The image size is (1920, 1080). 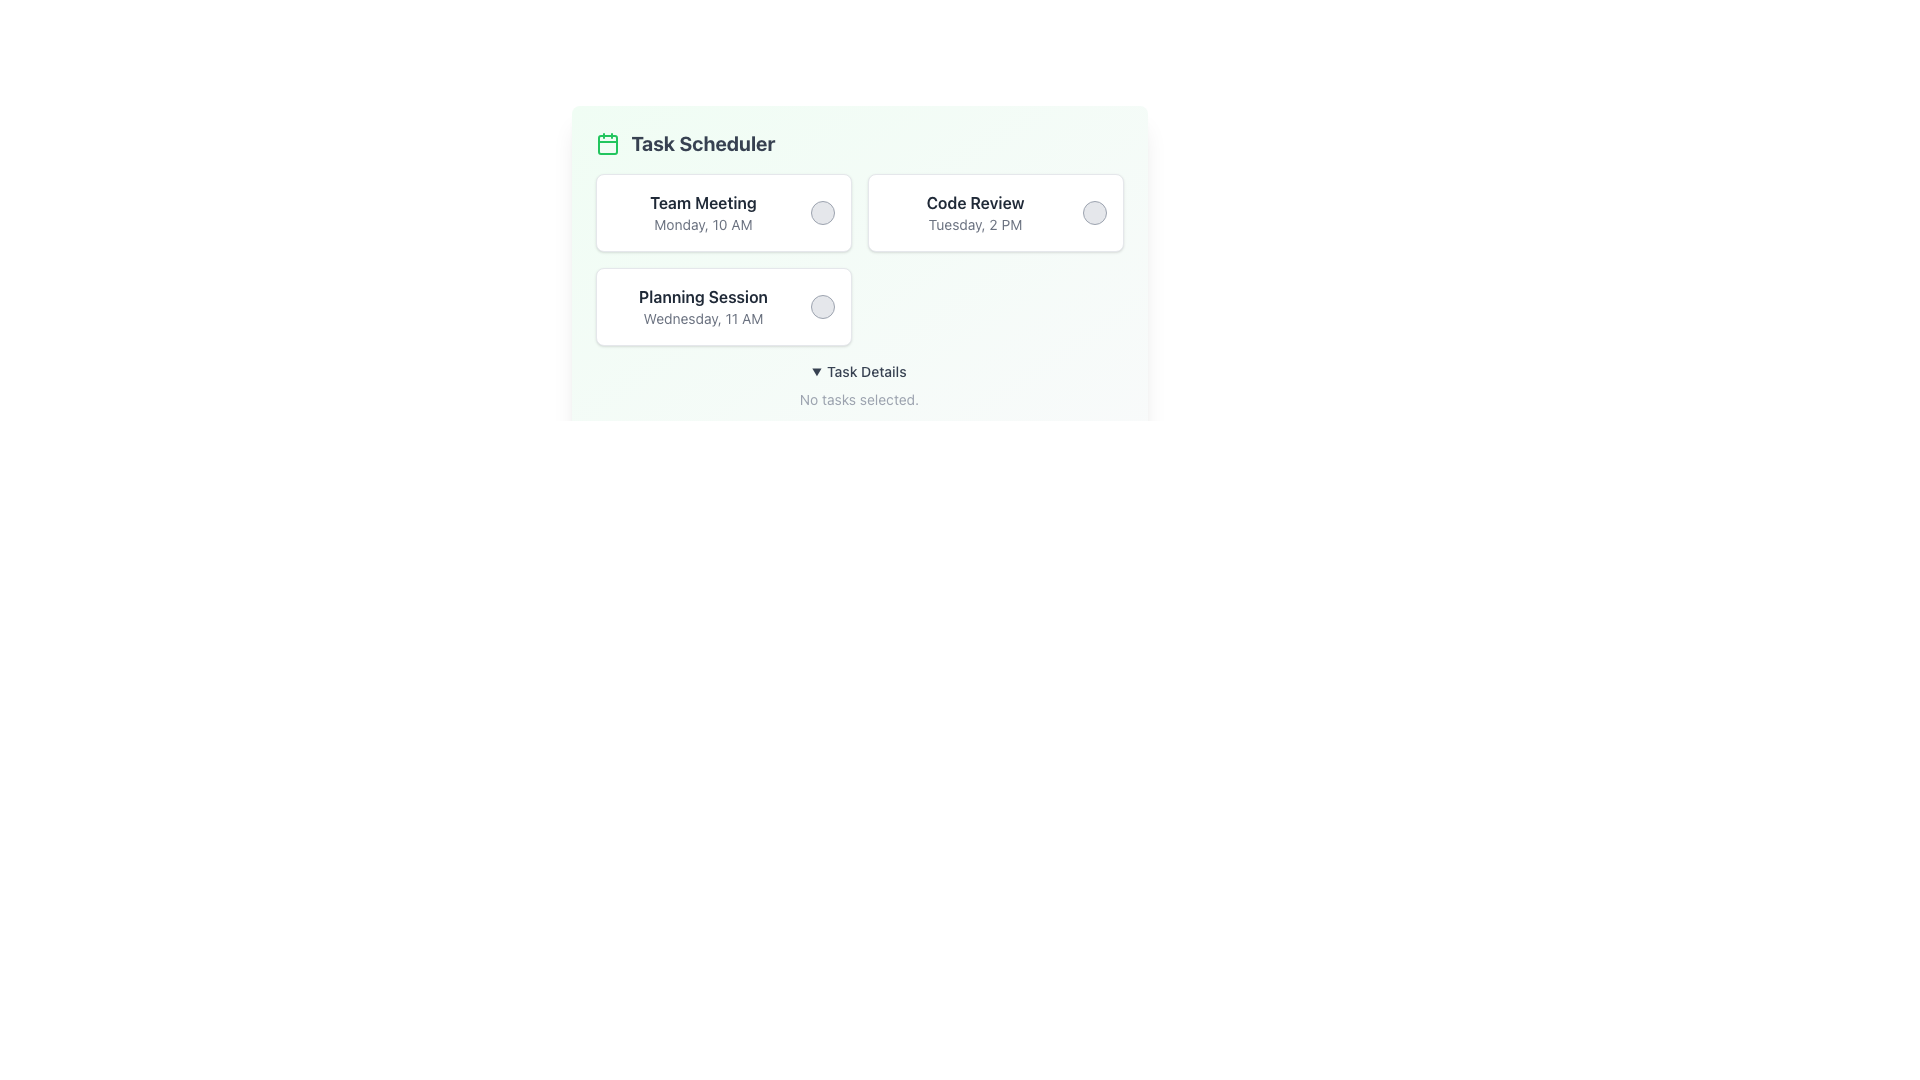 I want to click on the circular gray button with a darker gray outline located in the top-right corner of the 'Code Review' card, so click(x=1093, y=212).